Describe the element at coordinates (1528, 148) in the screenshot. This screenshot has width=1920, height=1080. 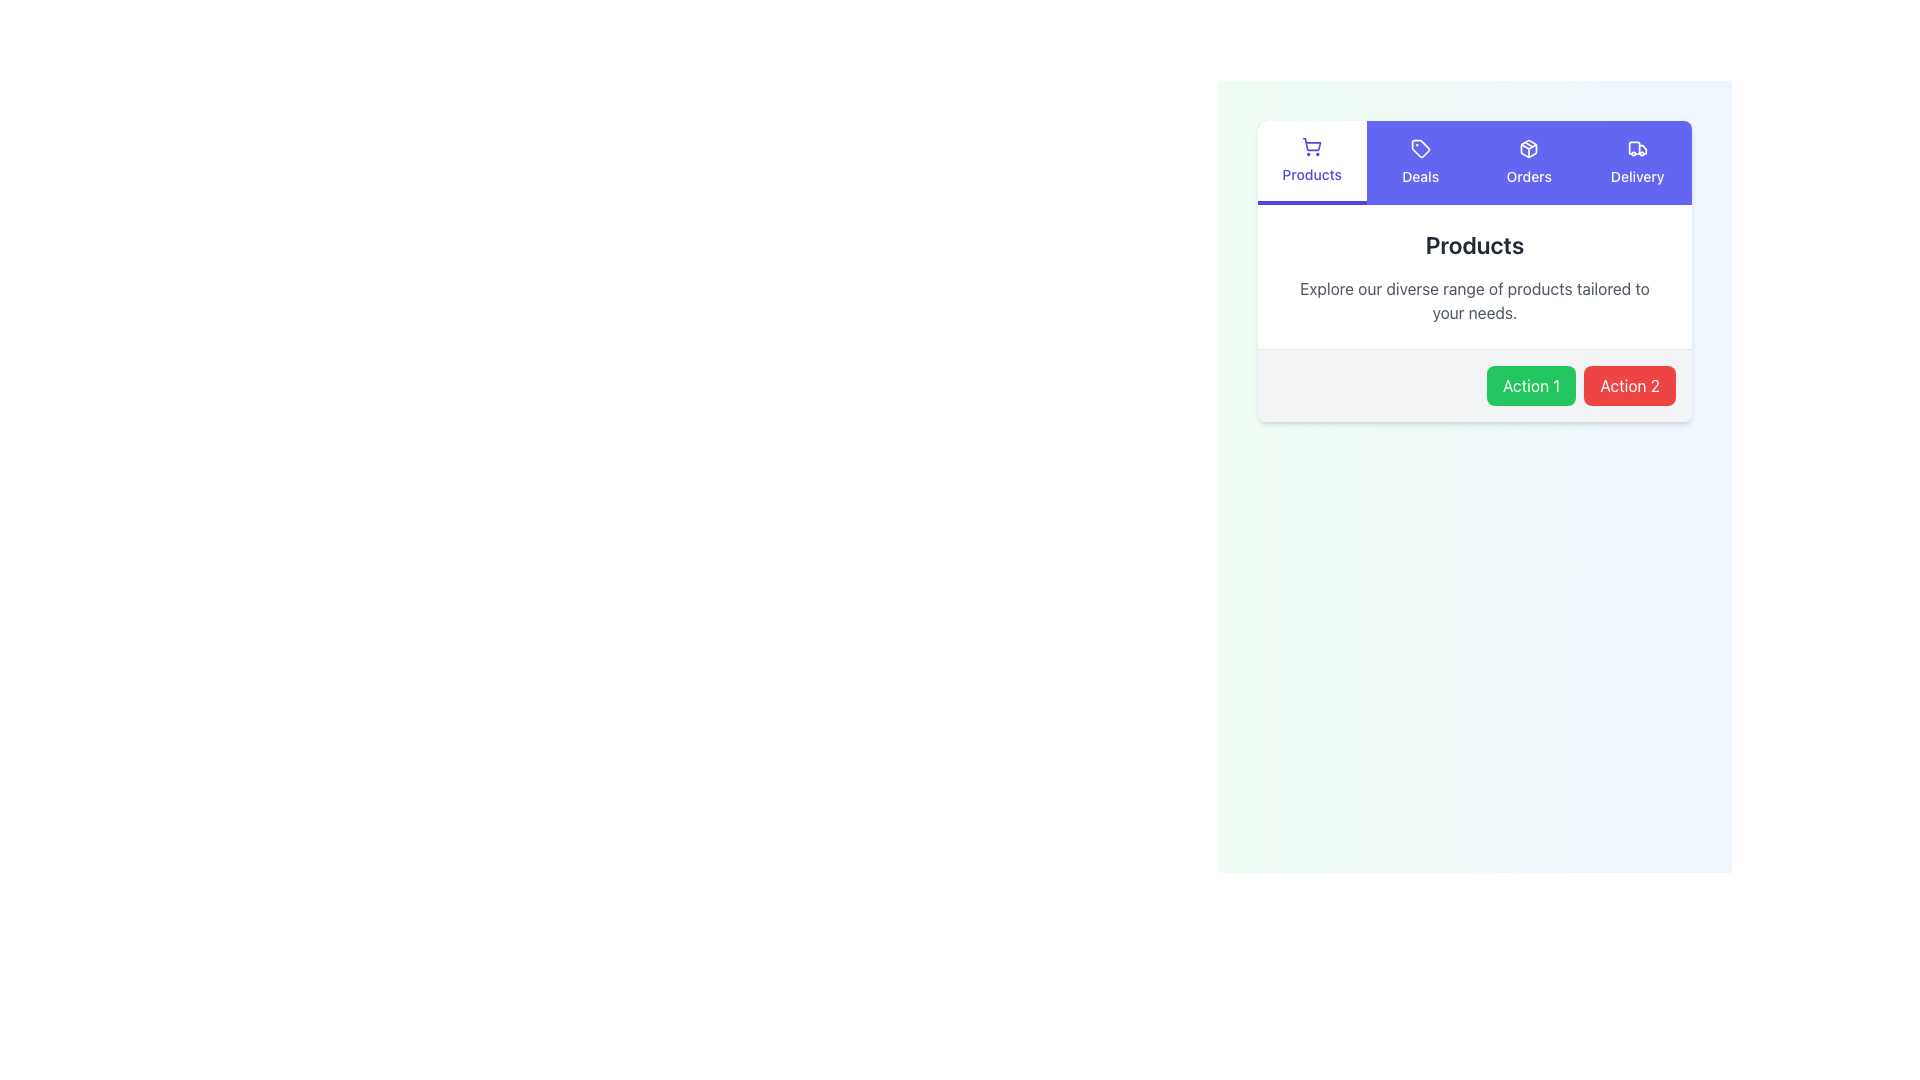
I see `the 'Orders' tab icon, which is centrally located above the text 'Orders'` at that location.